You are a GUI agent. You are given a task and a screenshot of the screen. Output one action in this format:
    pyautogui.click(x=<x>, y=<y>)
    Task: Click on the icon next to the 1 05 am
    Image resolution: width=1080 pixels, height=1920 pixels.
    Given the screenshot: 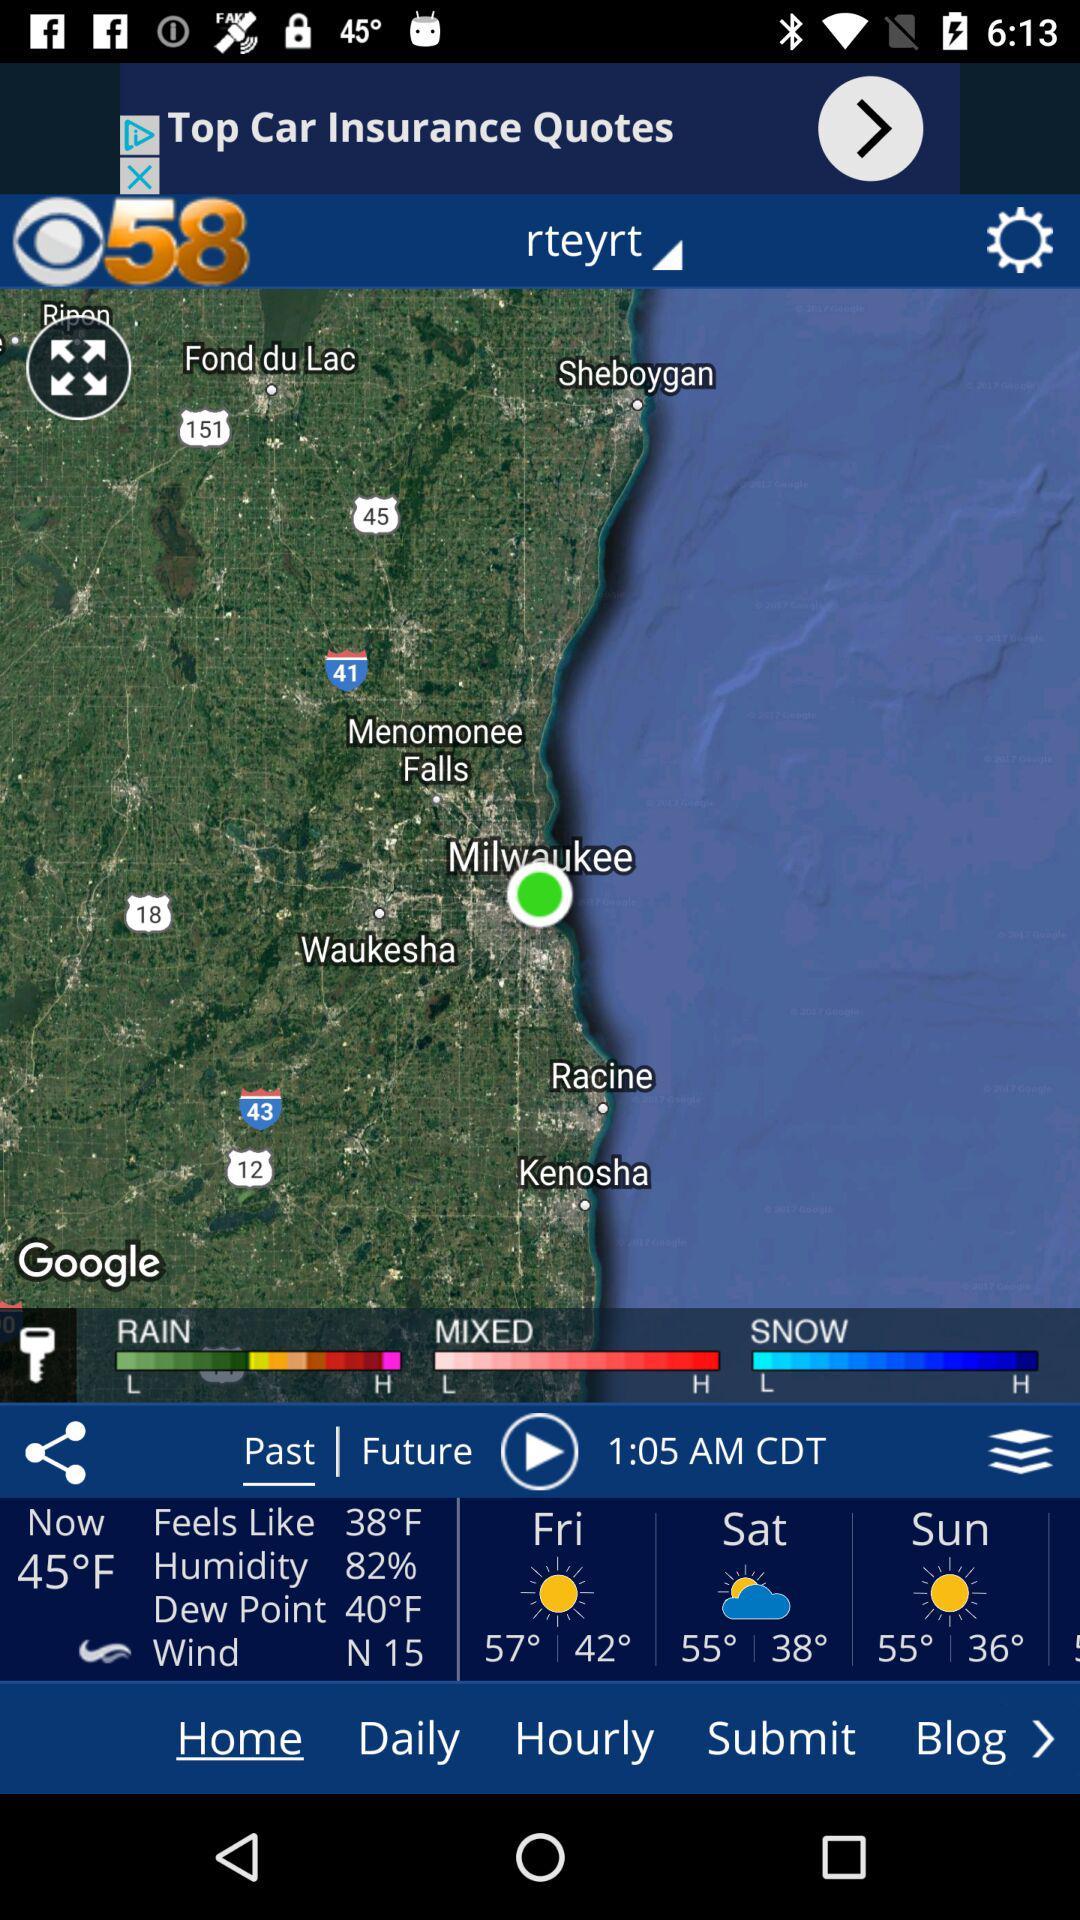 What is the action you would take?
    pyautogui.click(x=1020, y=1451)
    